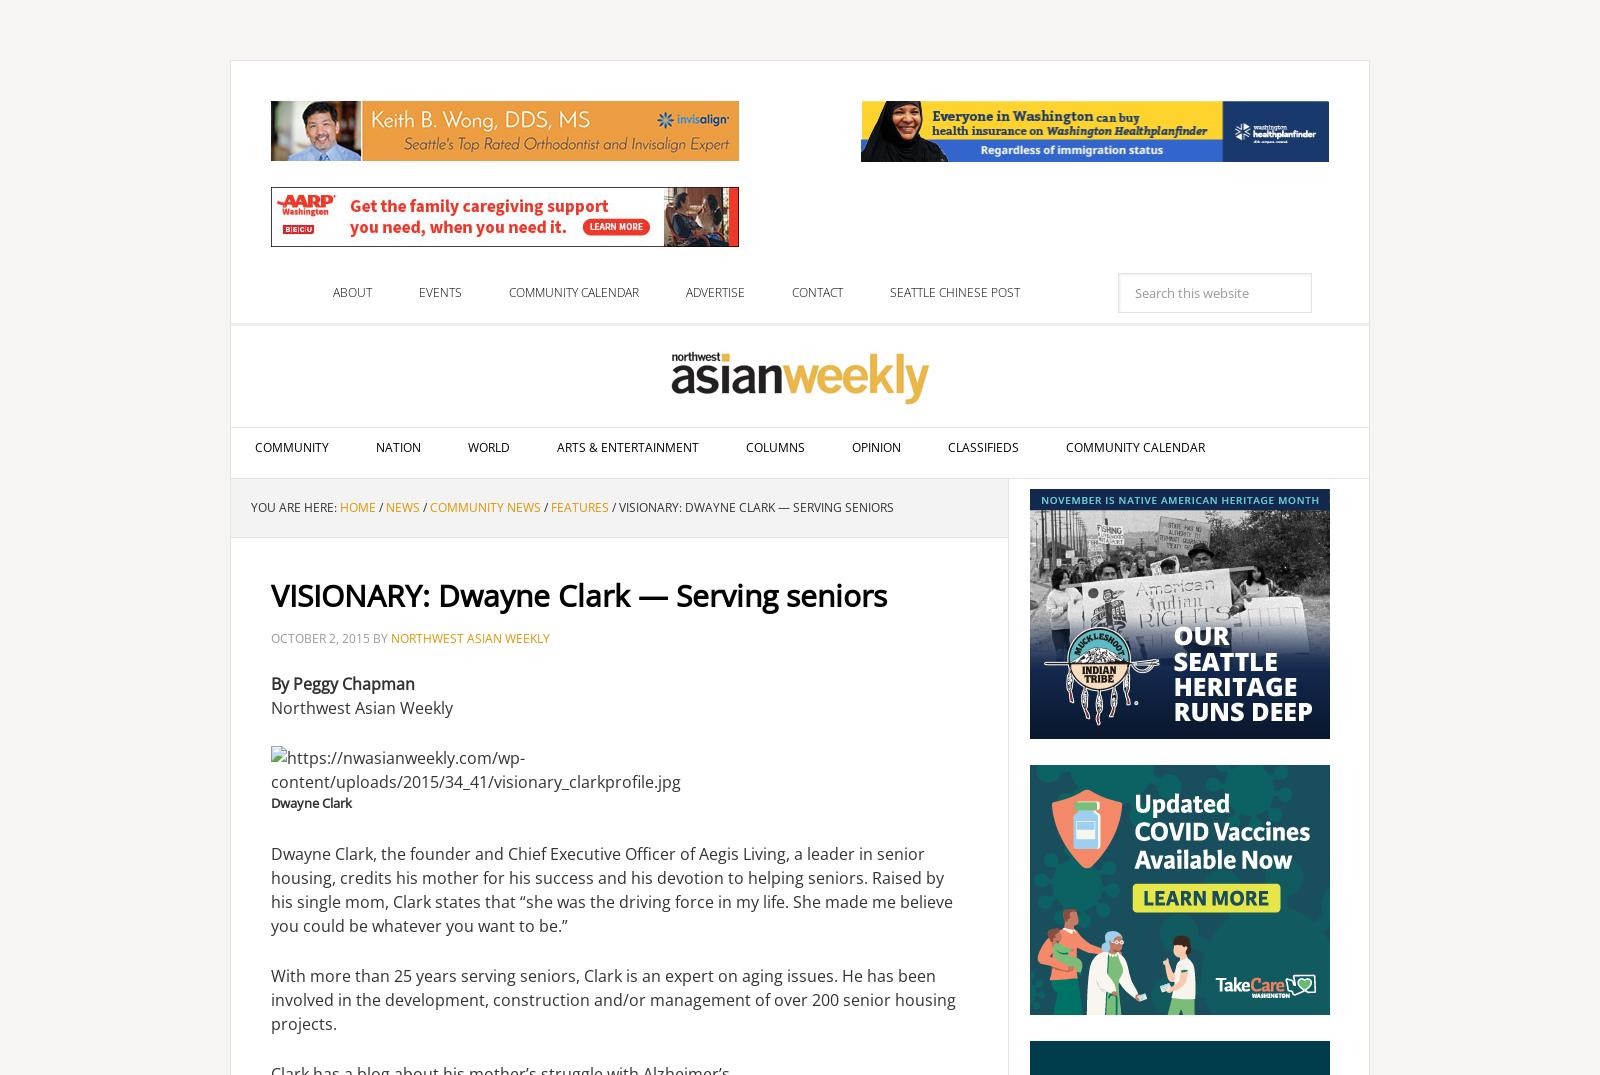 Image resolution: width=1600 pixels, height=1075 pixels. What do you see at coordinates (487, 447) in the screenshot?
I see `'World'` at bounding box center [487, 447].